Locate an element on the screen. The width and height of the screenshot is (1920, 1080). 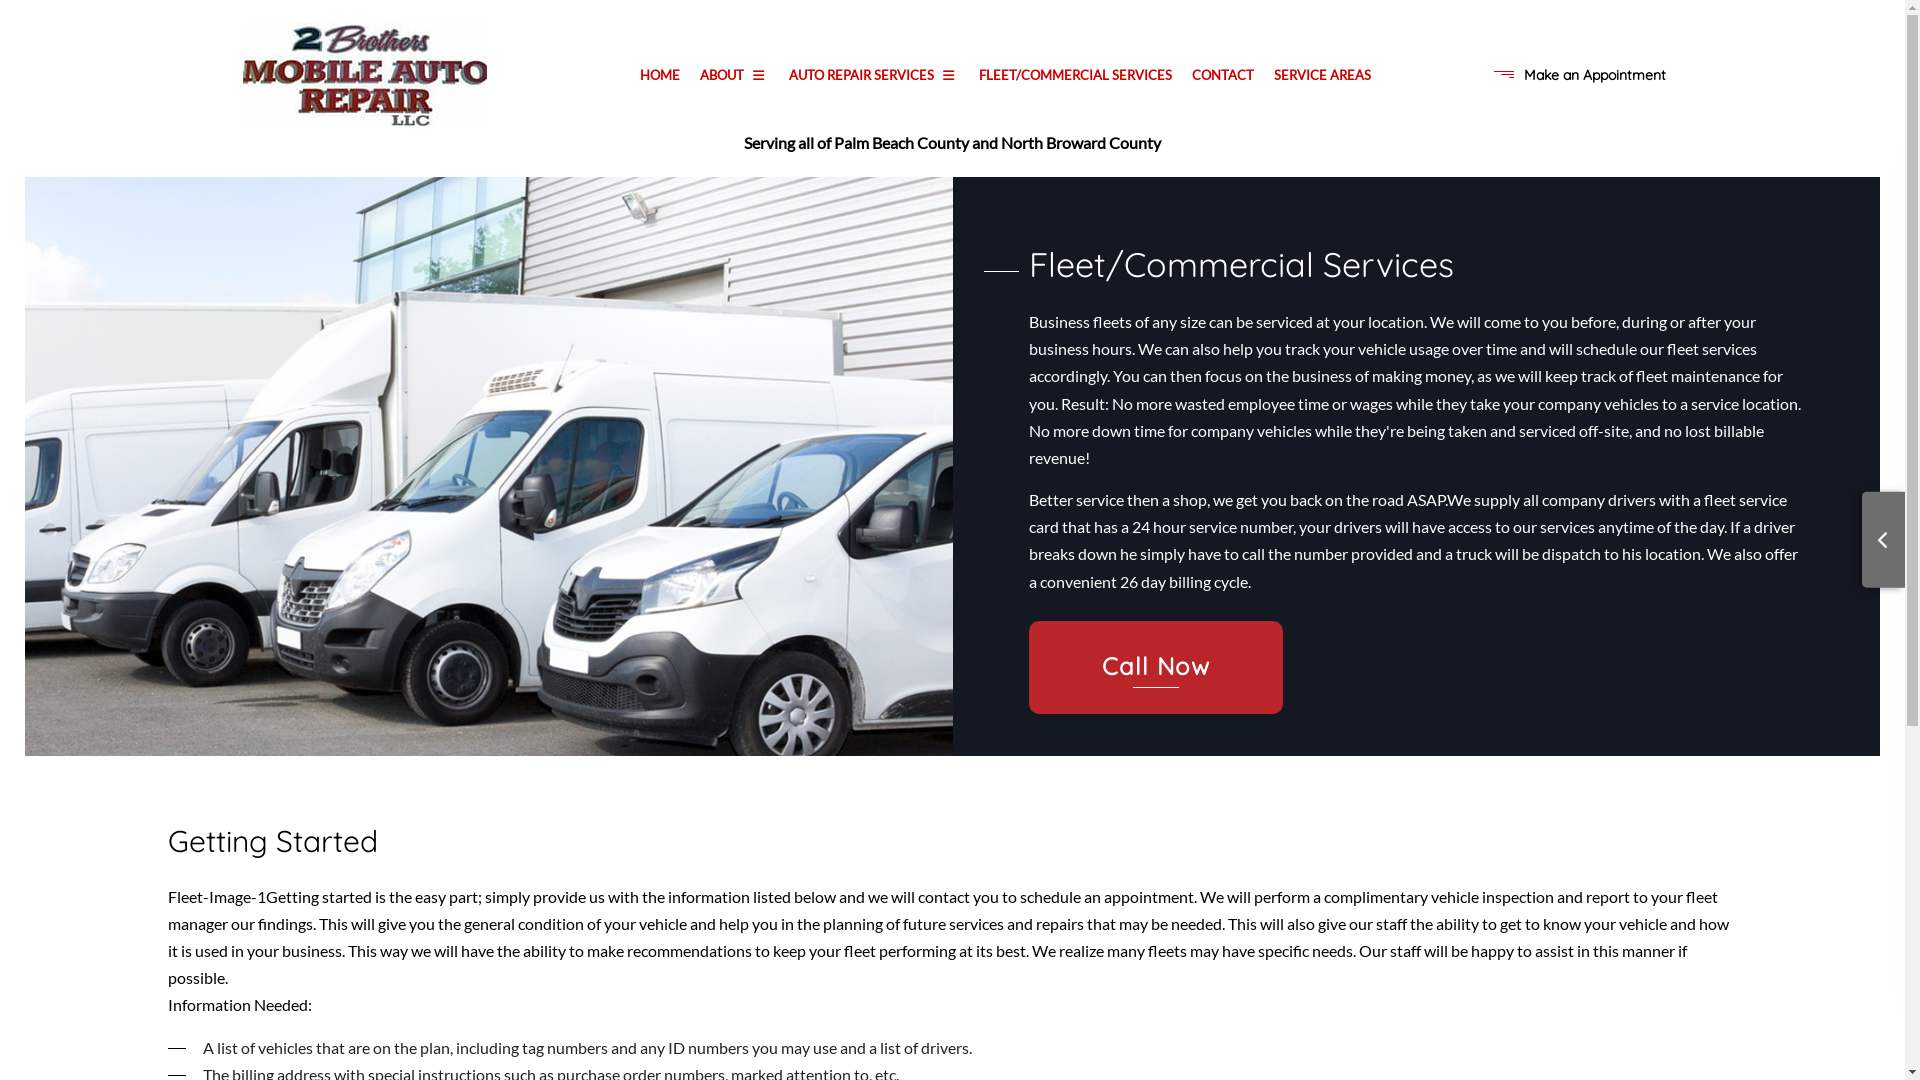
'AUTO REPAIR SERVICES' is located at coordinates (873, 74).